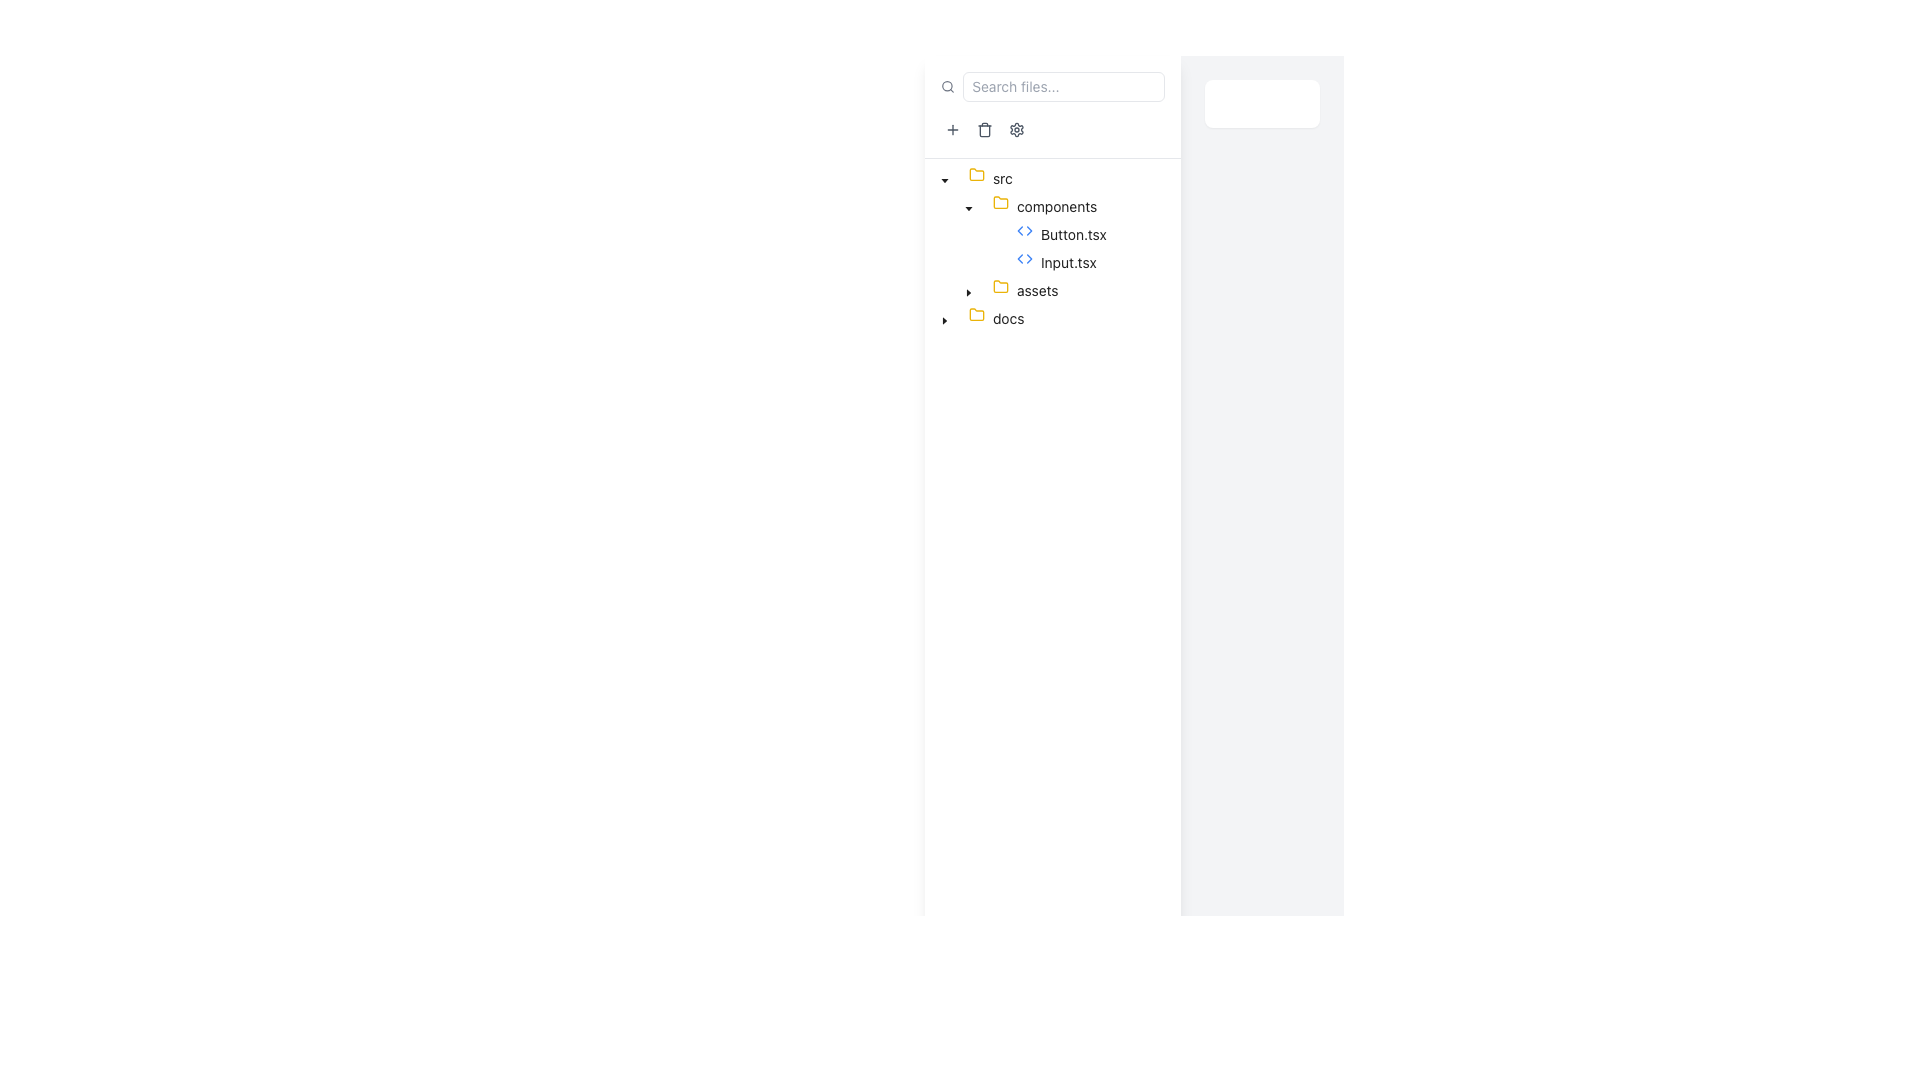  I want to click on the search icon located in the top navigation bar, which indicates the presence of a search function next to the input field with the placeholder 'Search files...', so click(947, 86).